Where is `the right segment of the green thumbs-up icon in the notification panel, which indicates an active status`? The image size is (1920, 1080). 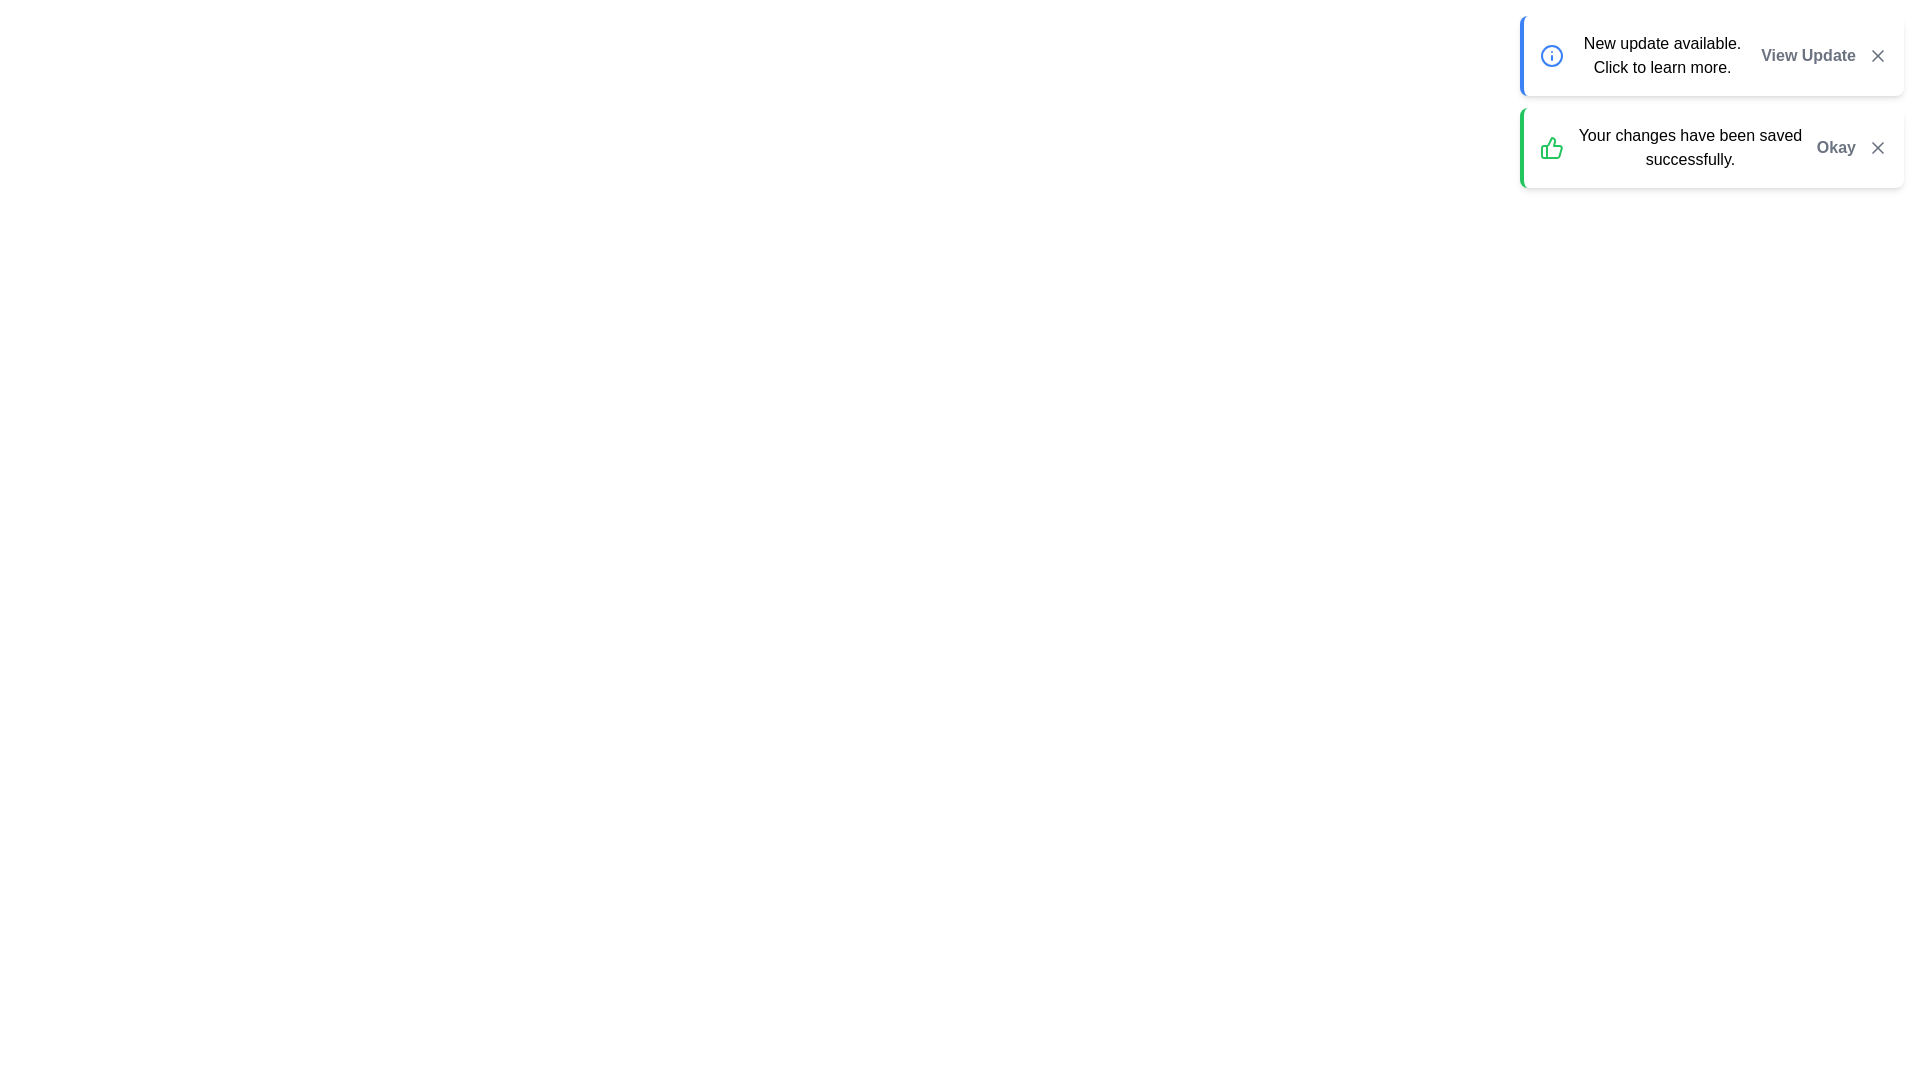 the right segment of the green thumbs-up icon in the notification panel, which indicates an active status is located at coordinates (1550, 146).